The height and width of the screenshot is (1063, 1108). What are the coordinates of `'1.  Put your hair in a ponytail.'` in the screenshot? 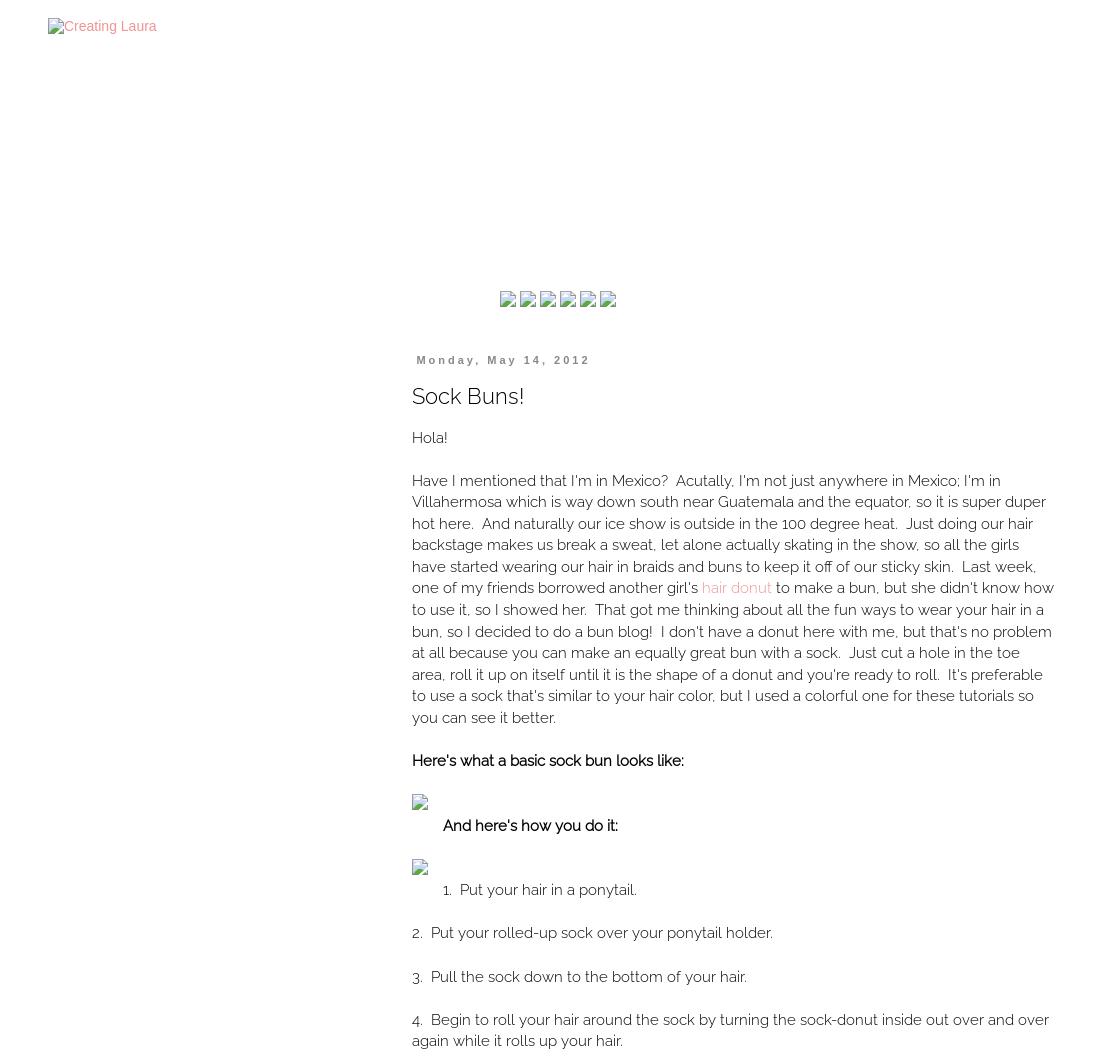 It's located at (539, 889).